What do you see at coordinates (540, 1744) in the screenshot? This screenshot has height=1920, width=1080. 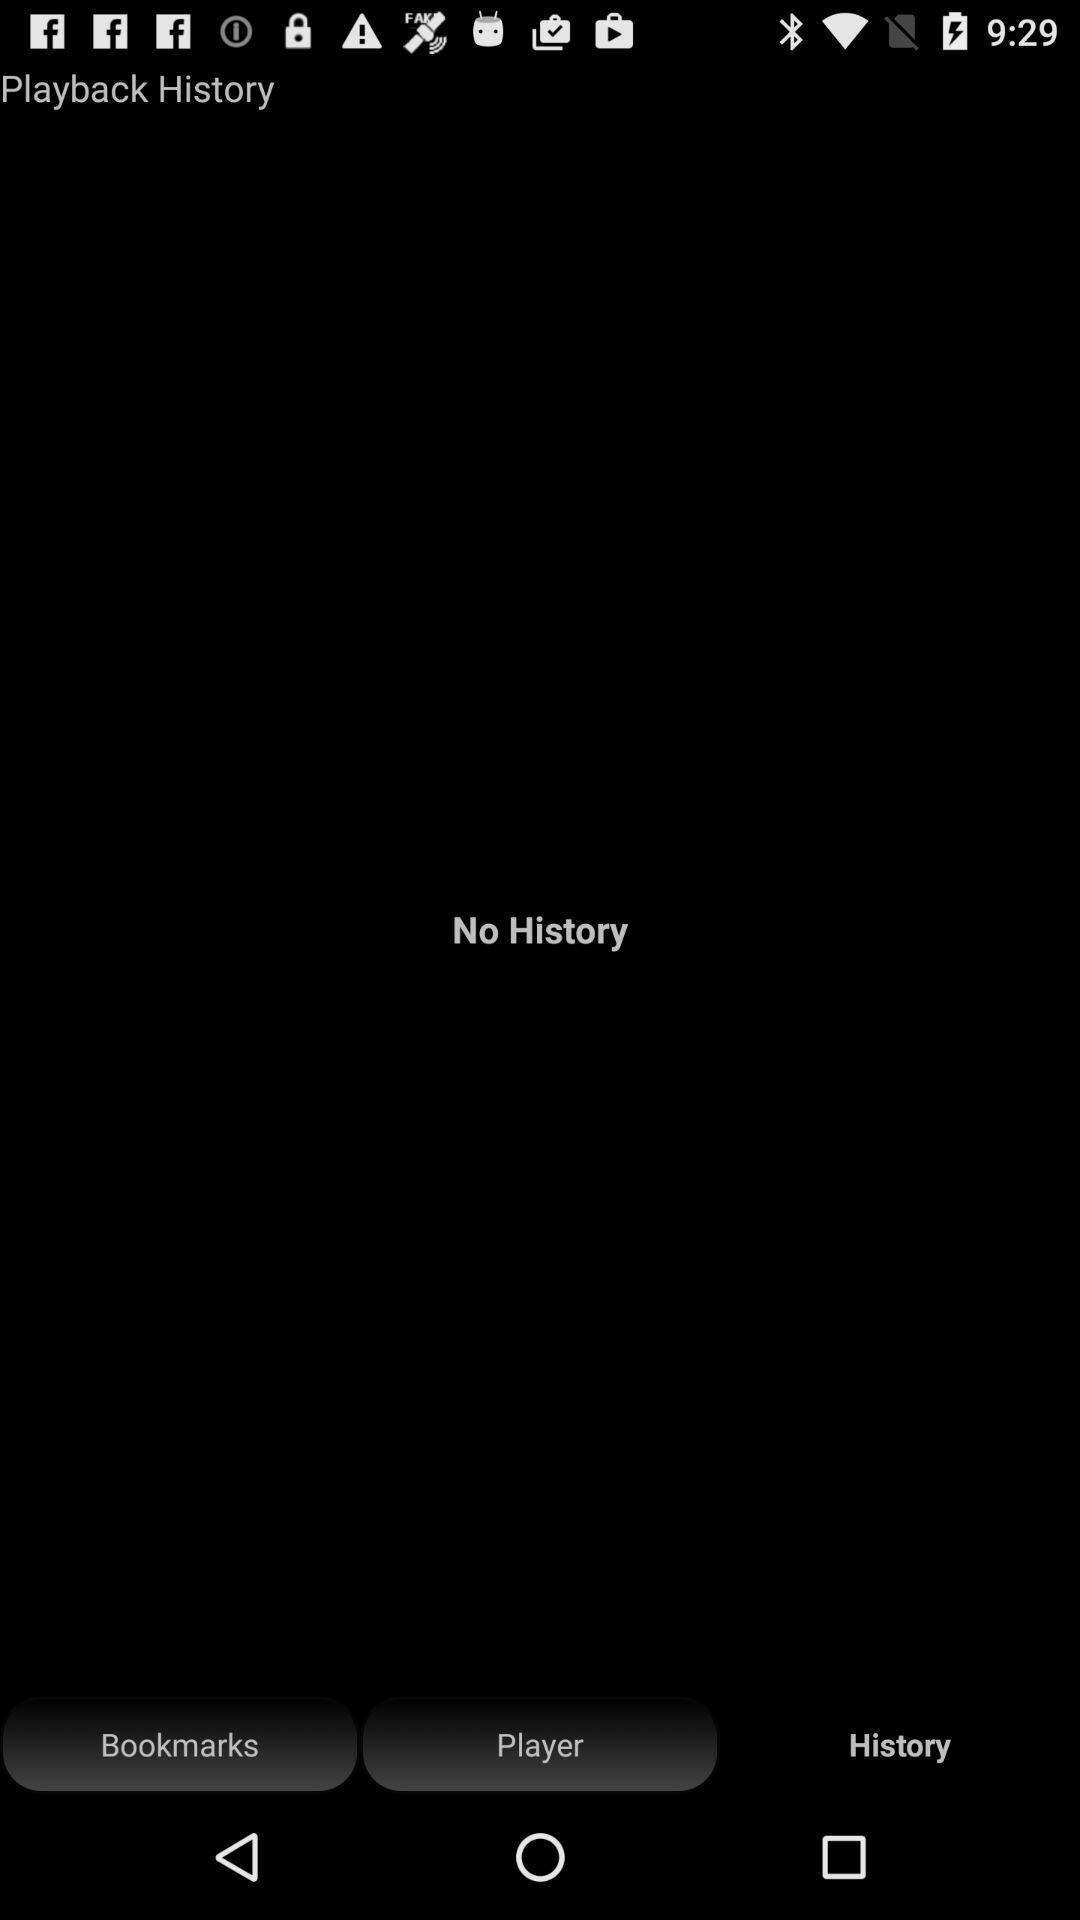 I see `the item to the right of bookmarks icon` at bounding box center [540, 1744].